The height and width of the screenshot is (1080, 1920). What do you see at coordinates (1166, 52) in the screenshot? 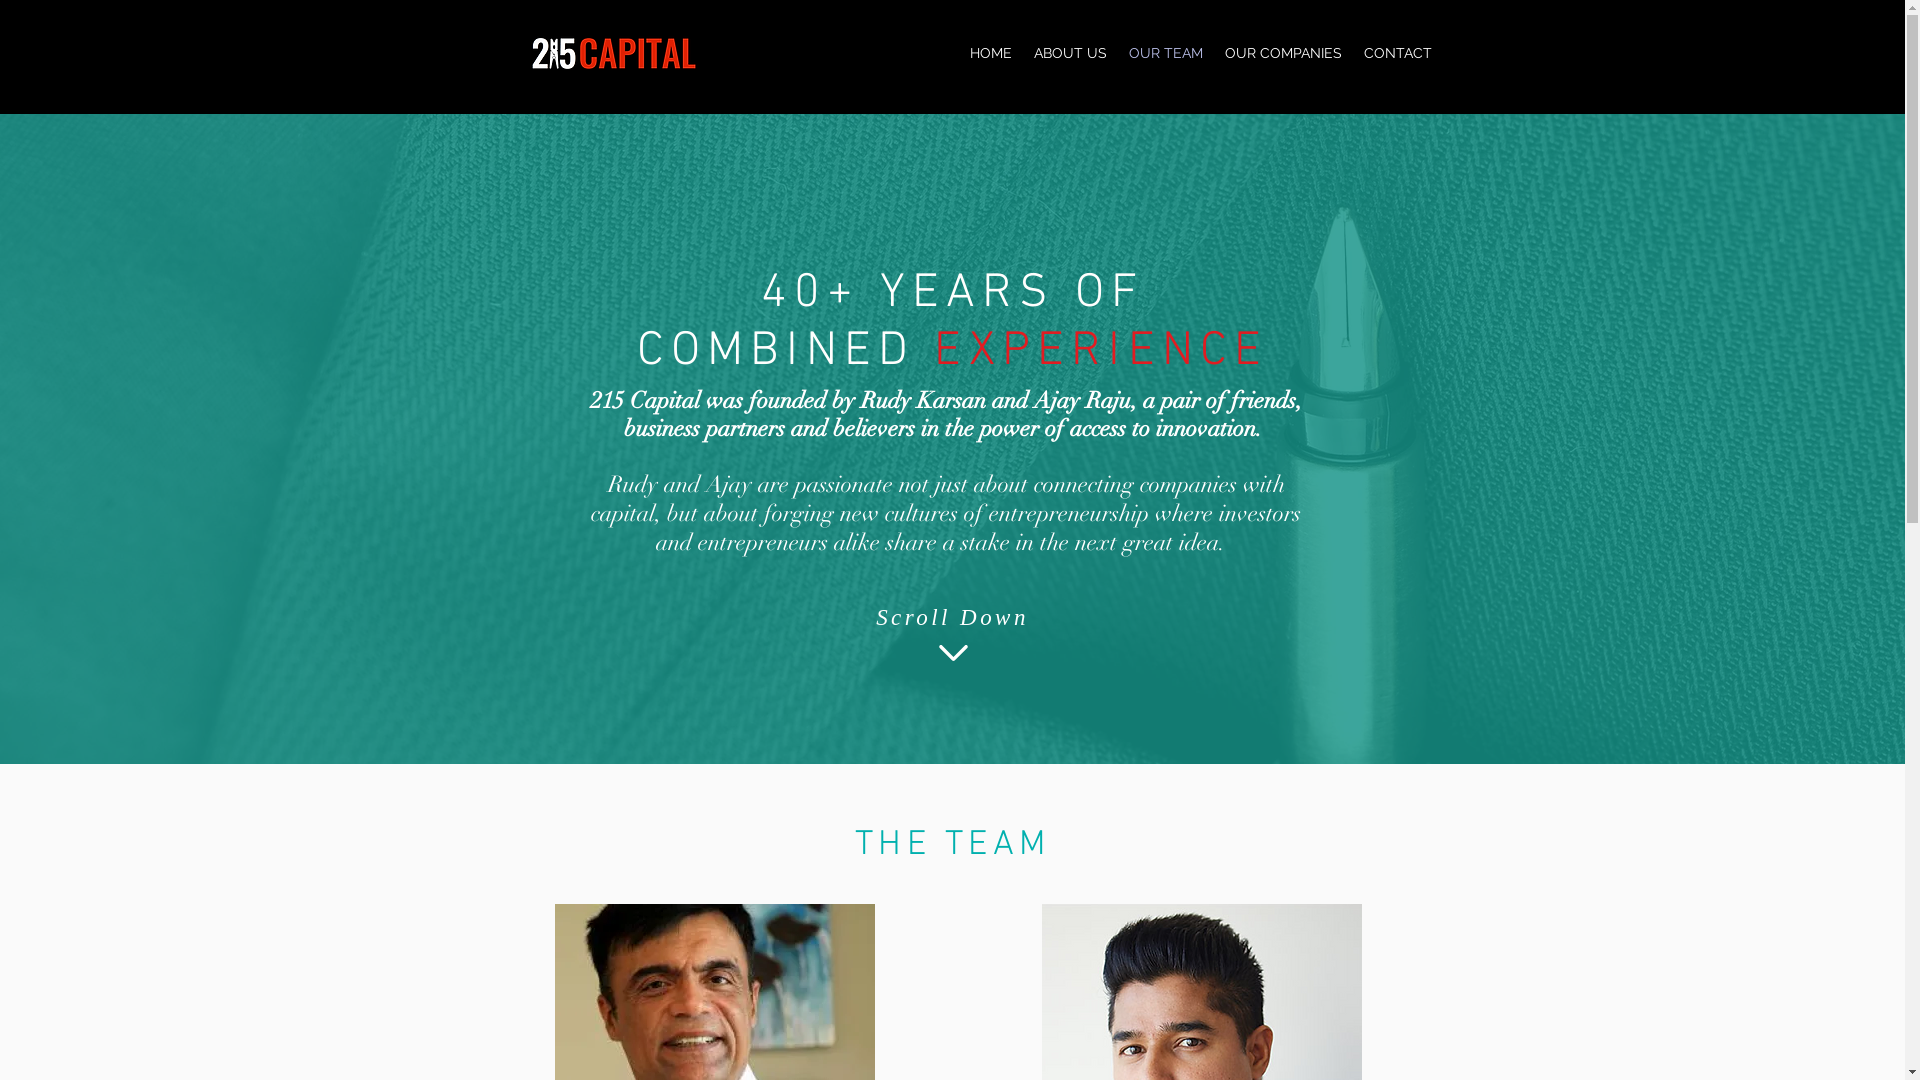
I see `'OUR TEAM'` at bounding box center [1166, 52].